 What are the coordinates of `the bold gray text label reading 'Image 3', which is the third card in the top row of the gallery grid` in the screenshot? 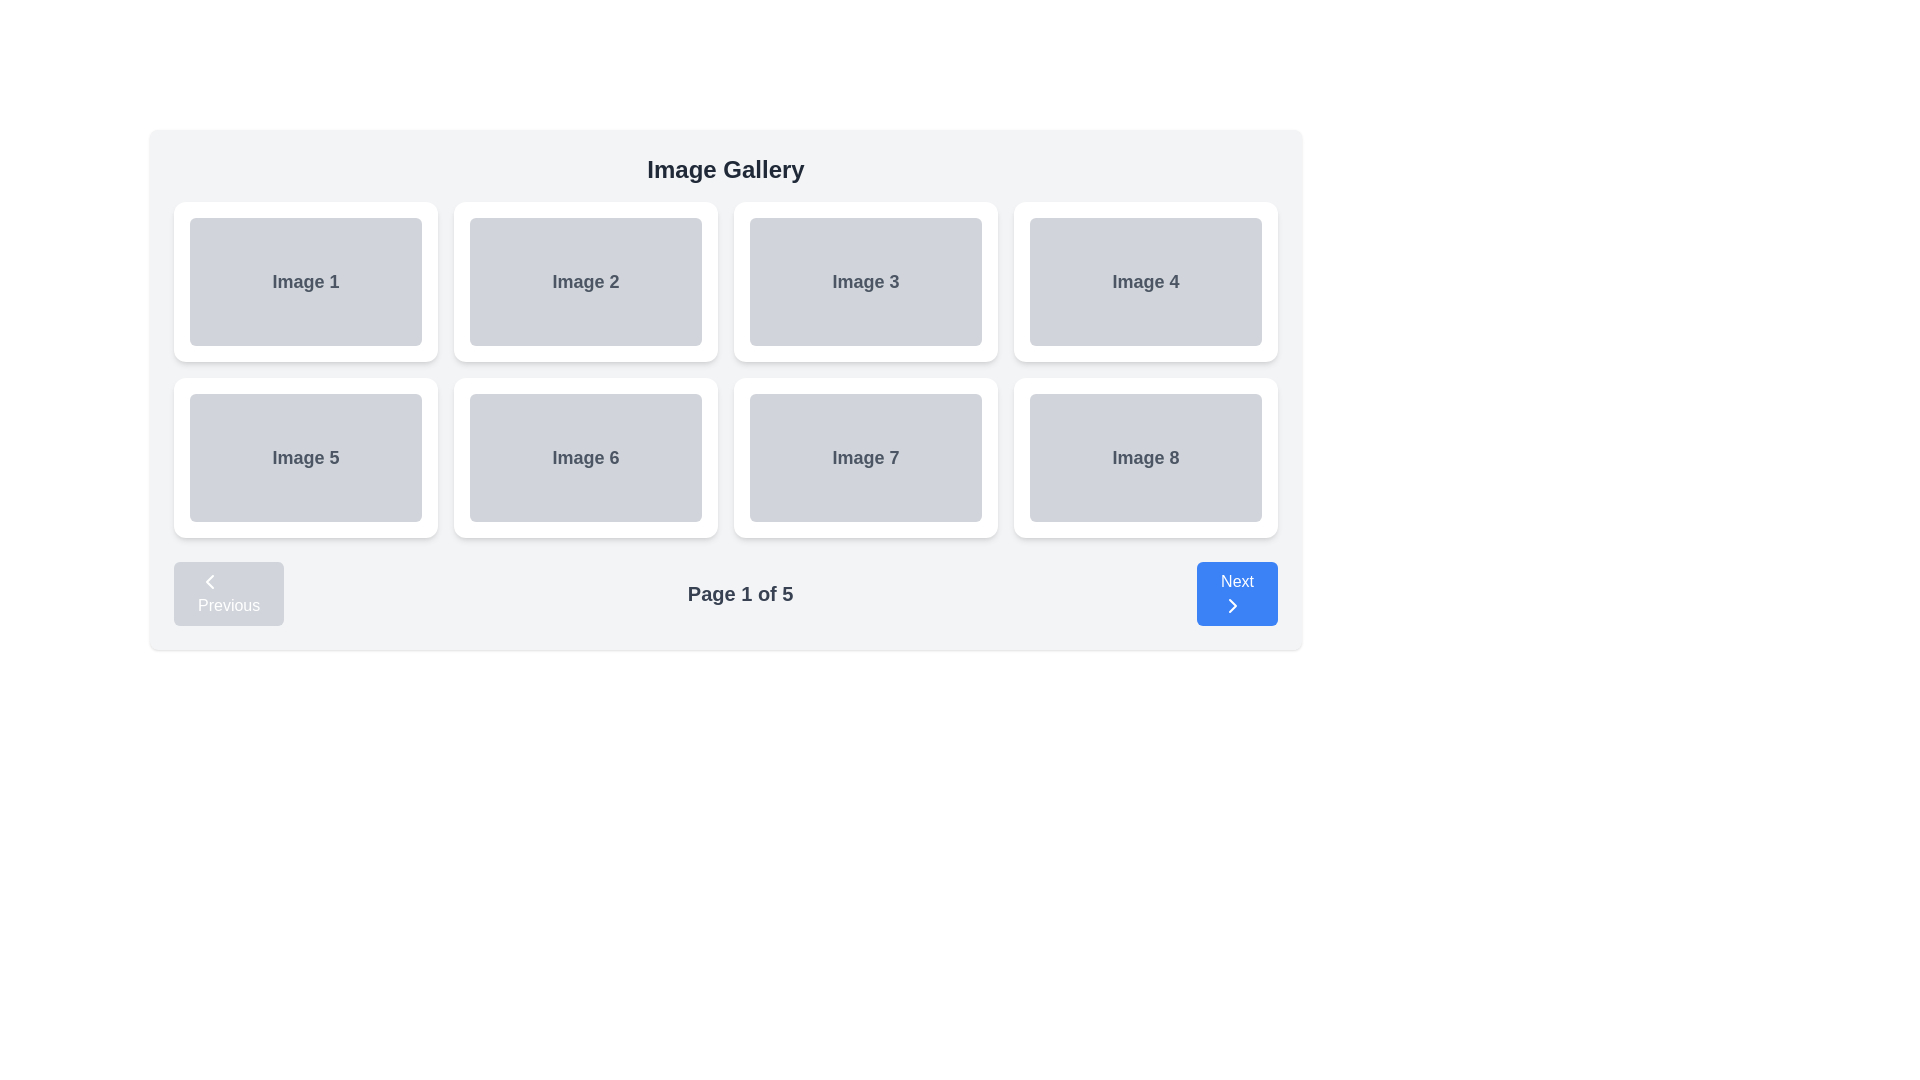 It's located at (865, 281).